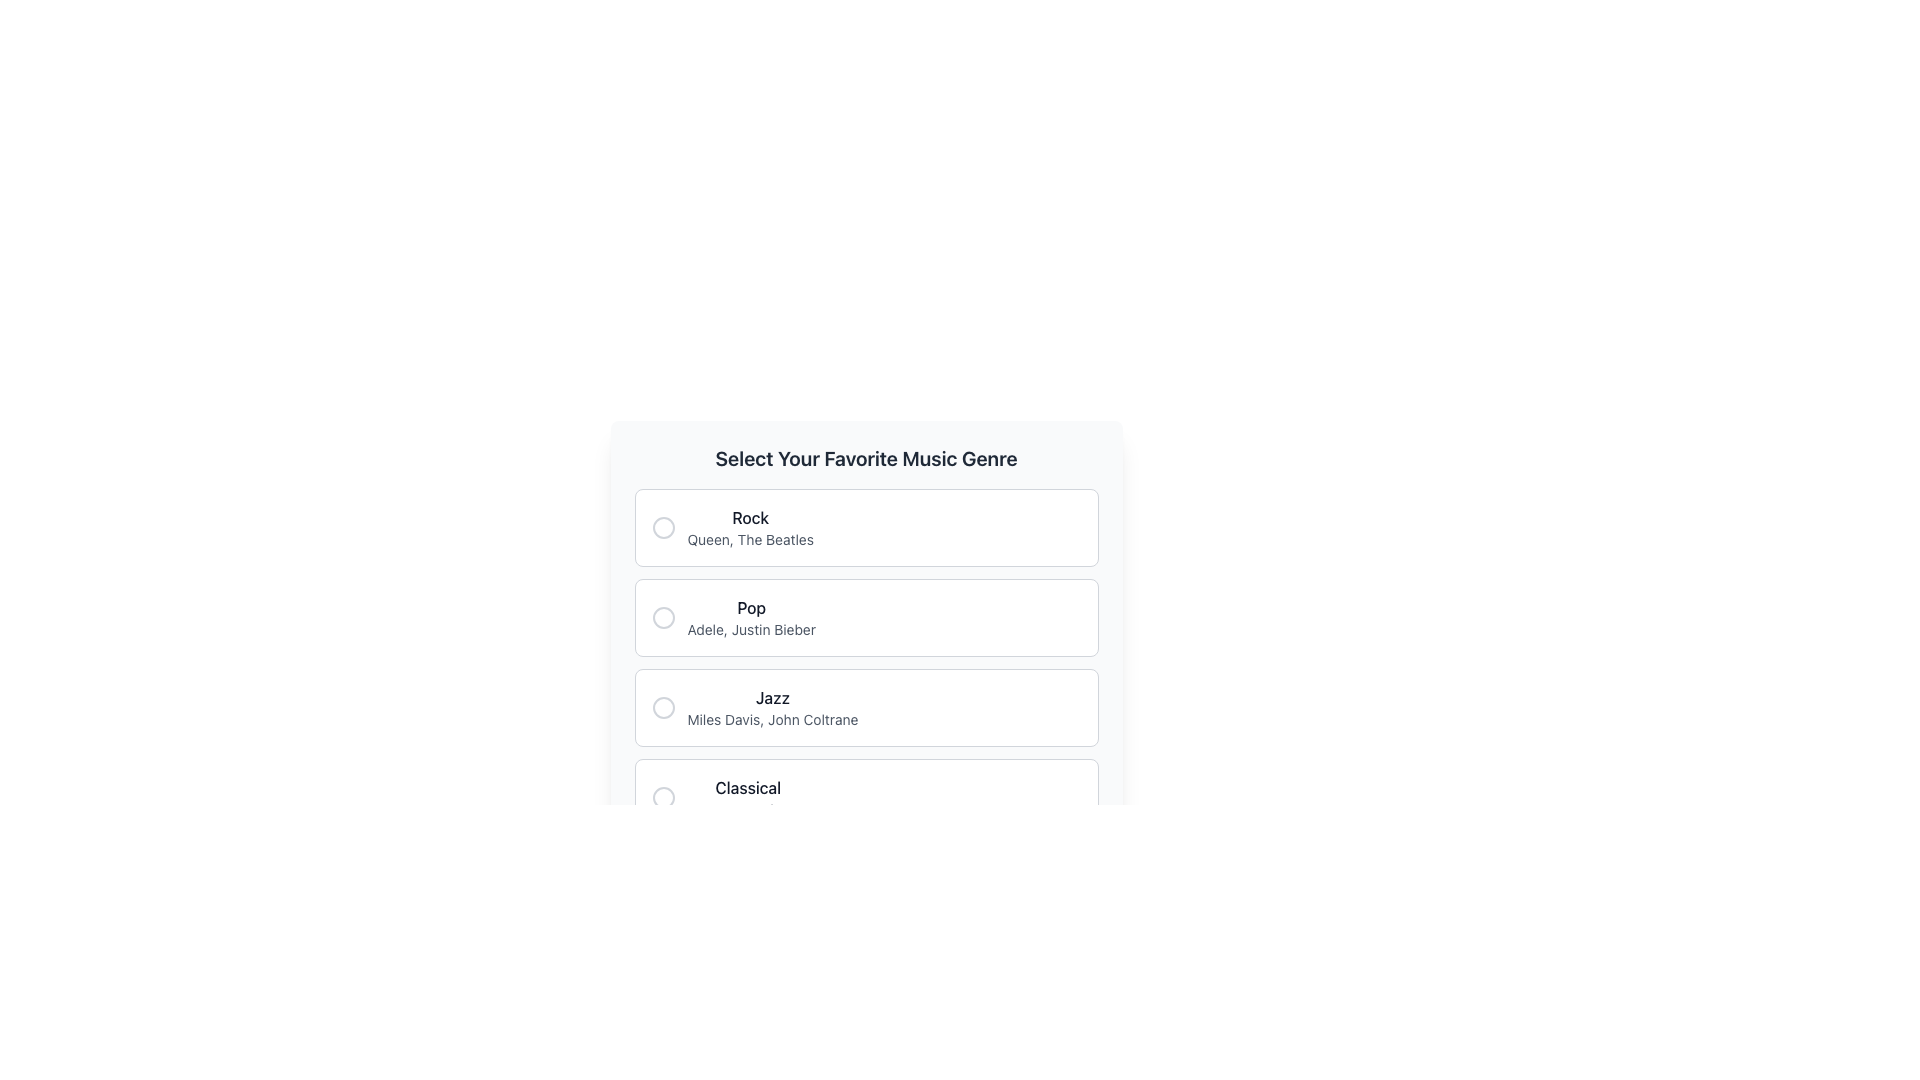 Image resolution: width=1920 pixels, height=1080 pixels. Describe the element at coordinates (866, 663) in the screenshot. I see `the individual options in the list of grouped selectable music genres, which is located within the centered box titled 'Select Your Favorite Music Genre'` at that location.